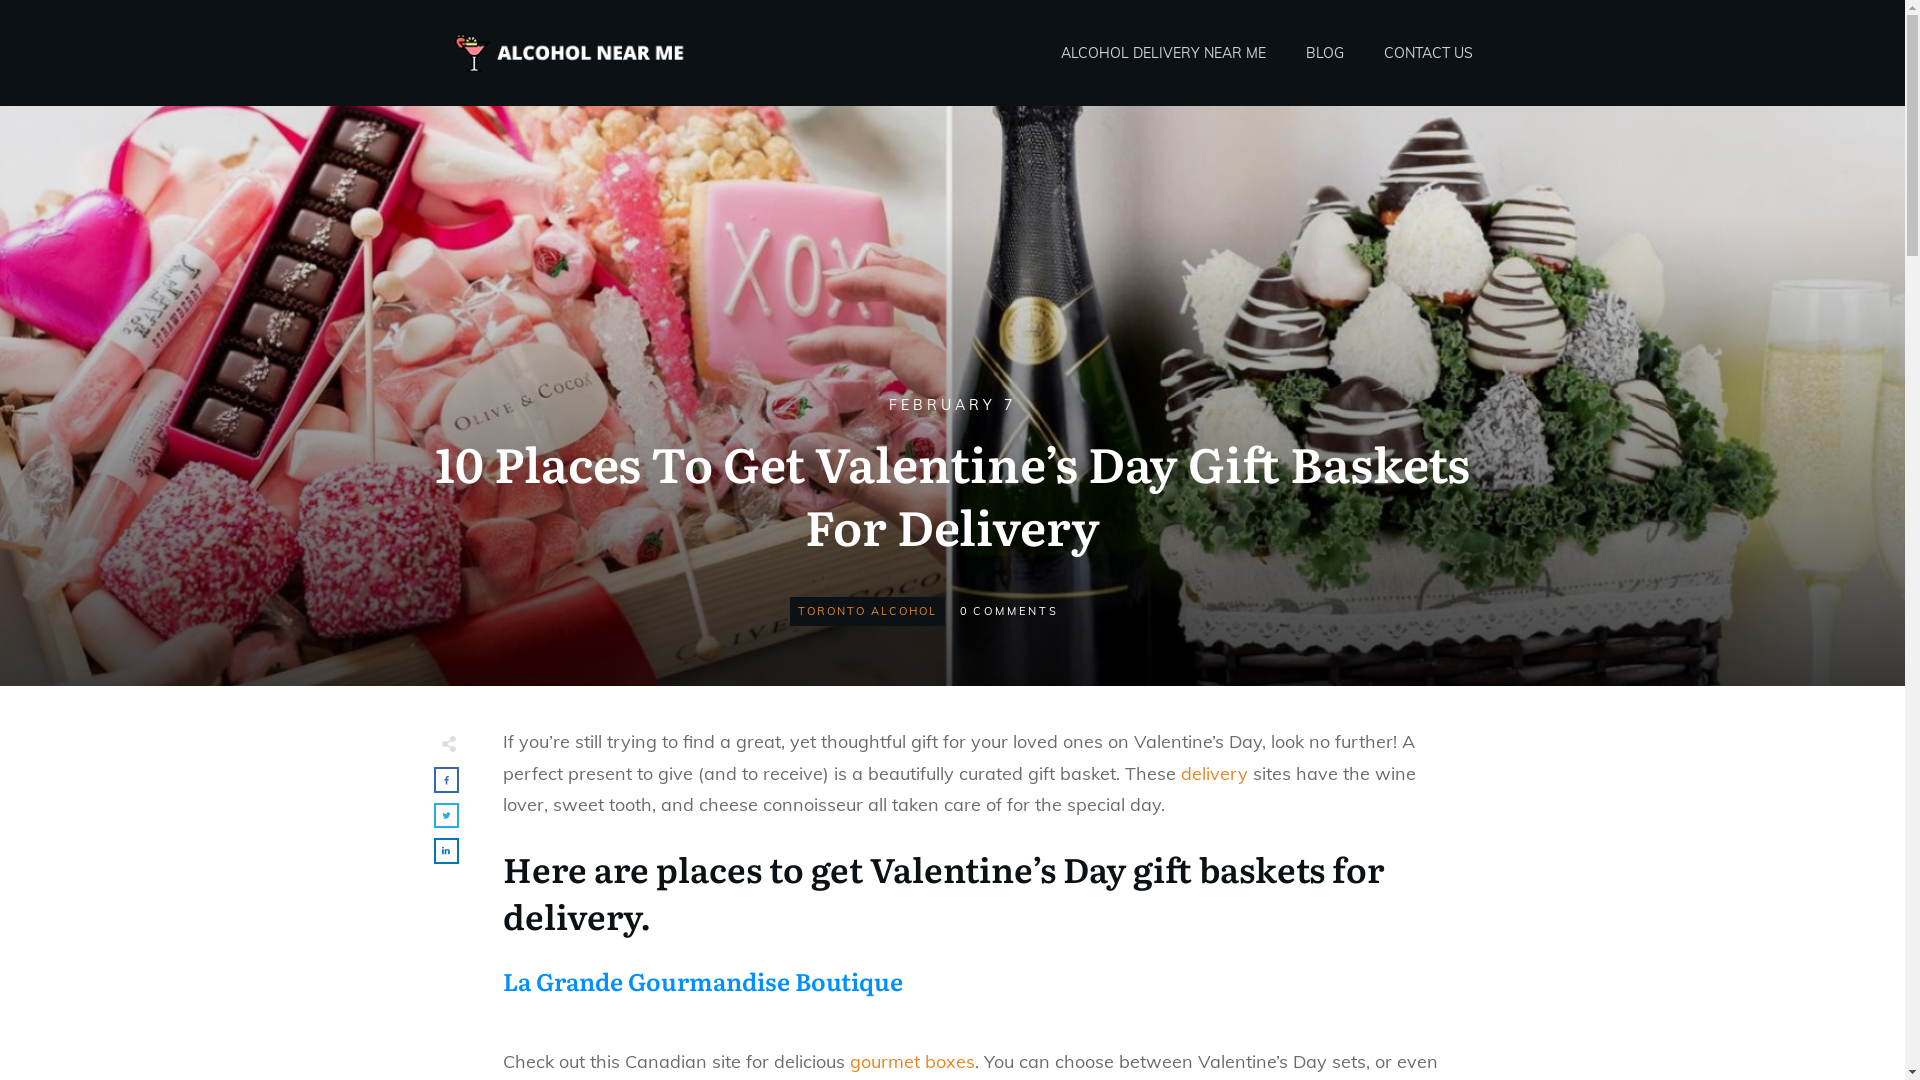 Image resolution: width=1920 pixels, height=1080 pixels. I want to click on 'BLOG', so click(1324, 52).